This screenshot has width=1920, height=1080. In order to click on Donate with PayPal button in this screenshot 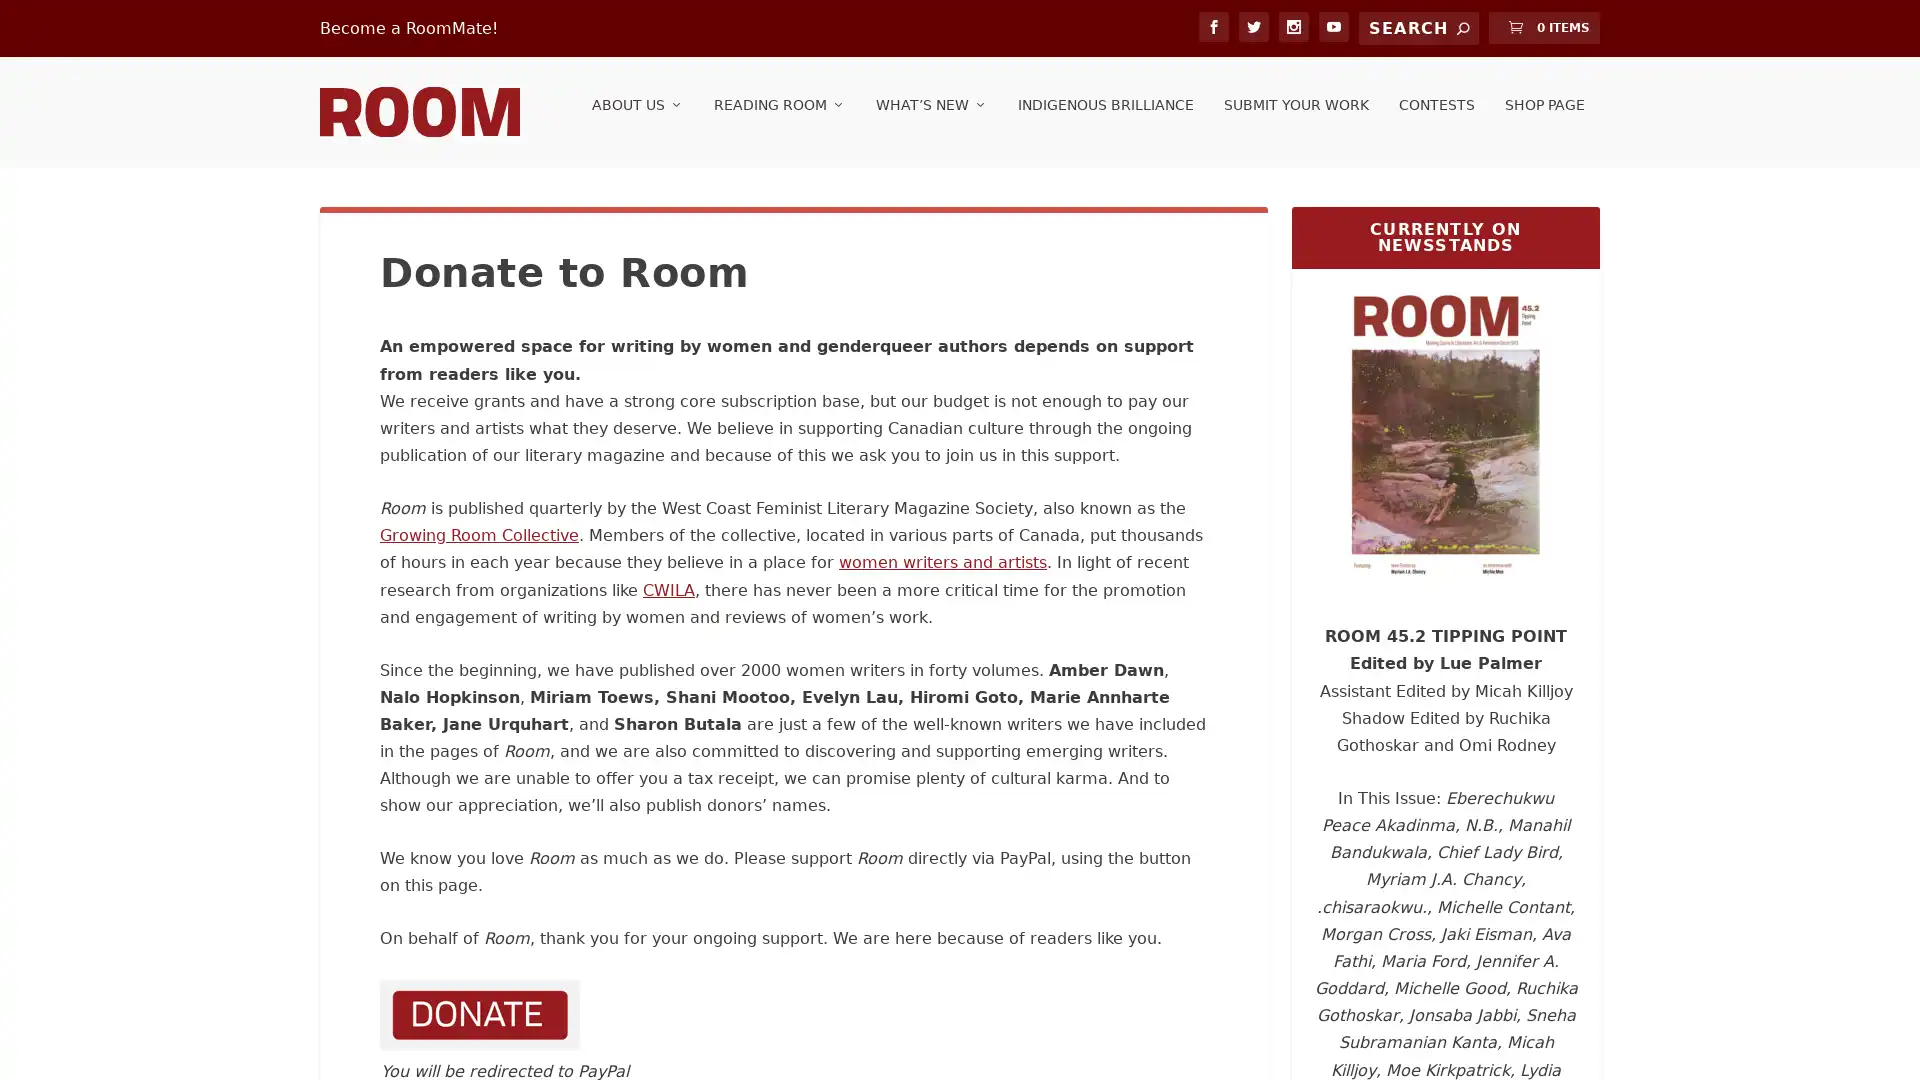, I will do `click(480, 1028)`.